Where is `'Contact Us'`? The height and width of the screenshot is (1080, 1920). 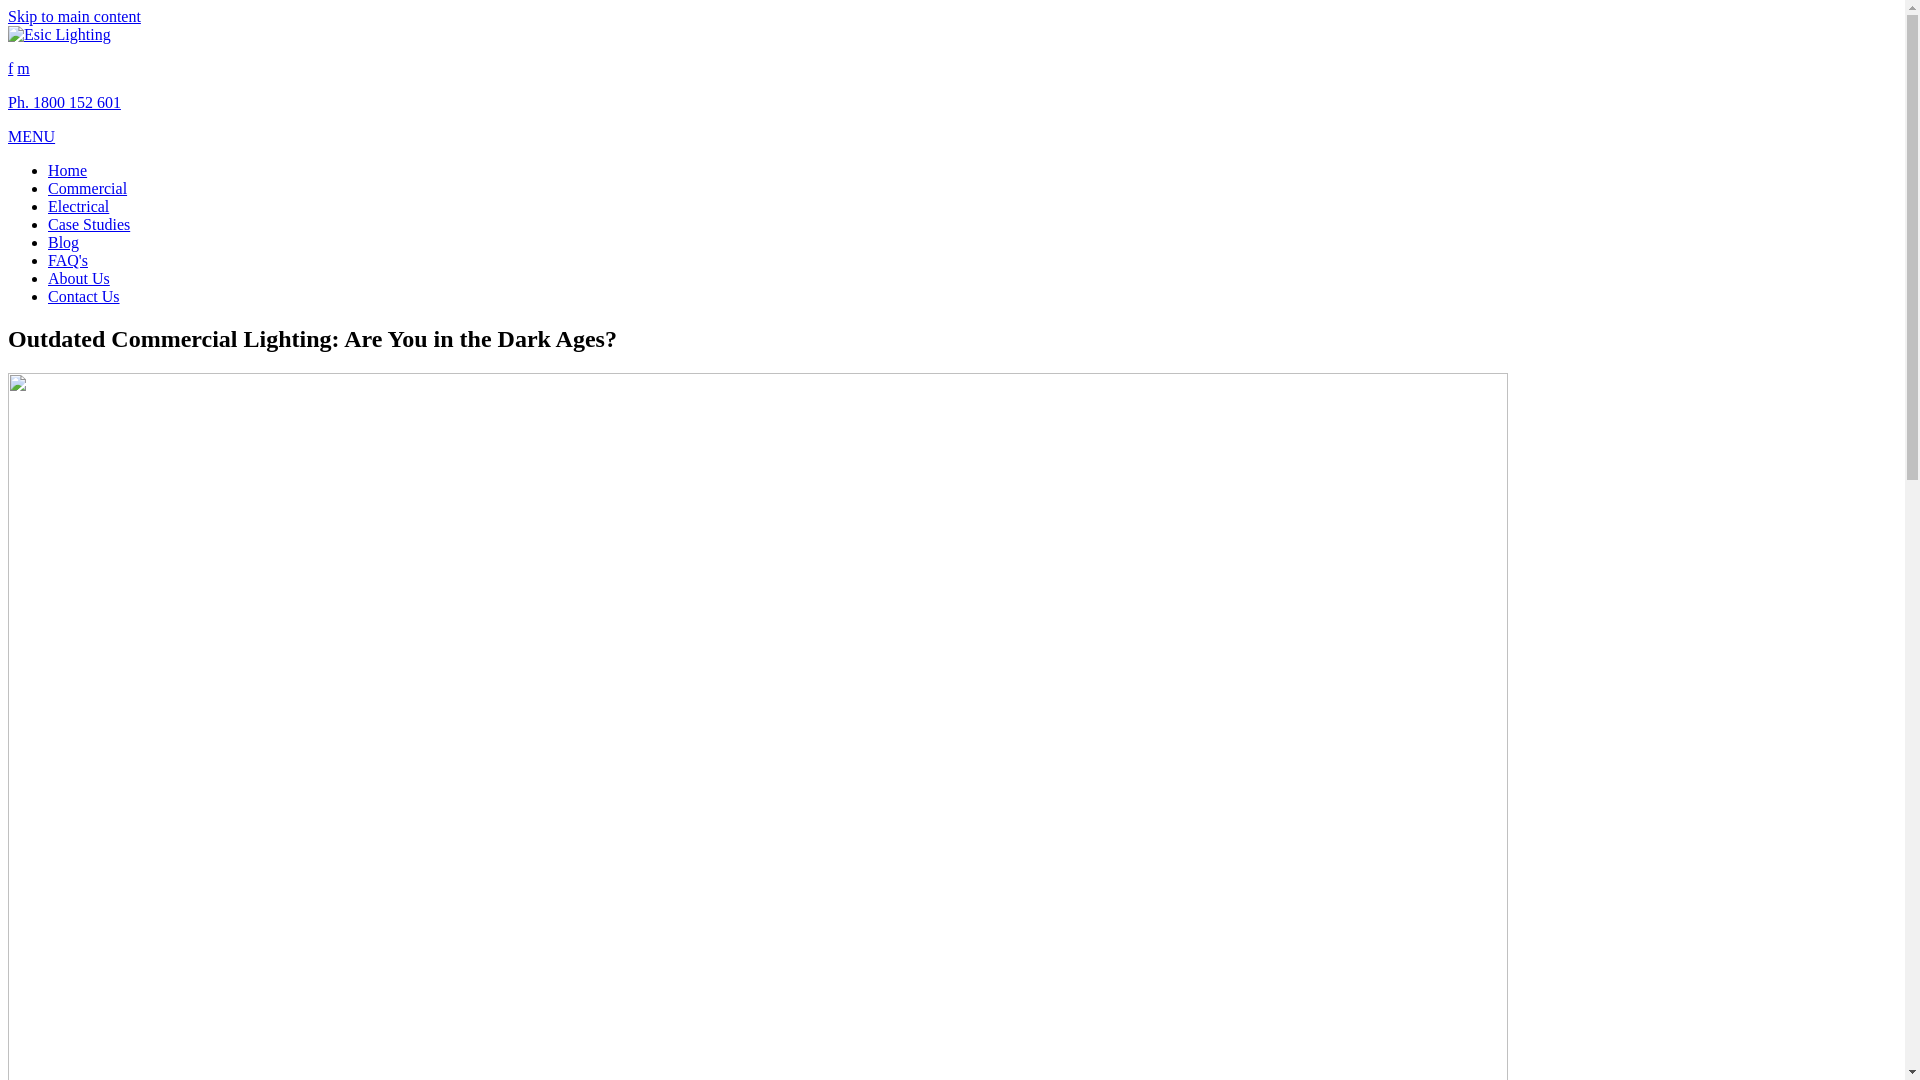 'Contact Us' is located at coordinates (82, 296).